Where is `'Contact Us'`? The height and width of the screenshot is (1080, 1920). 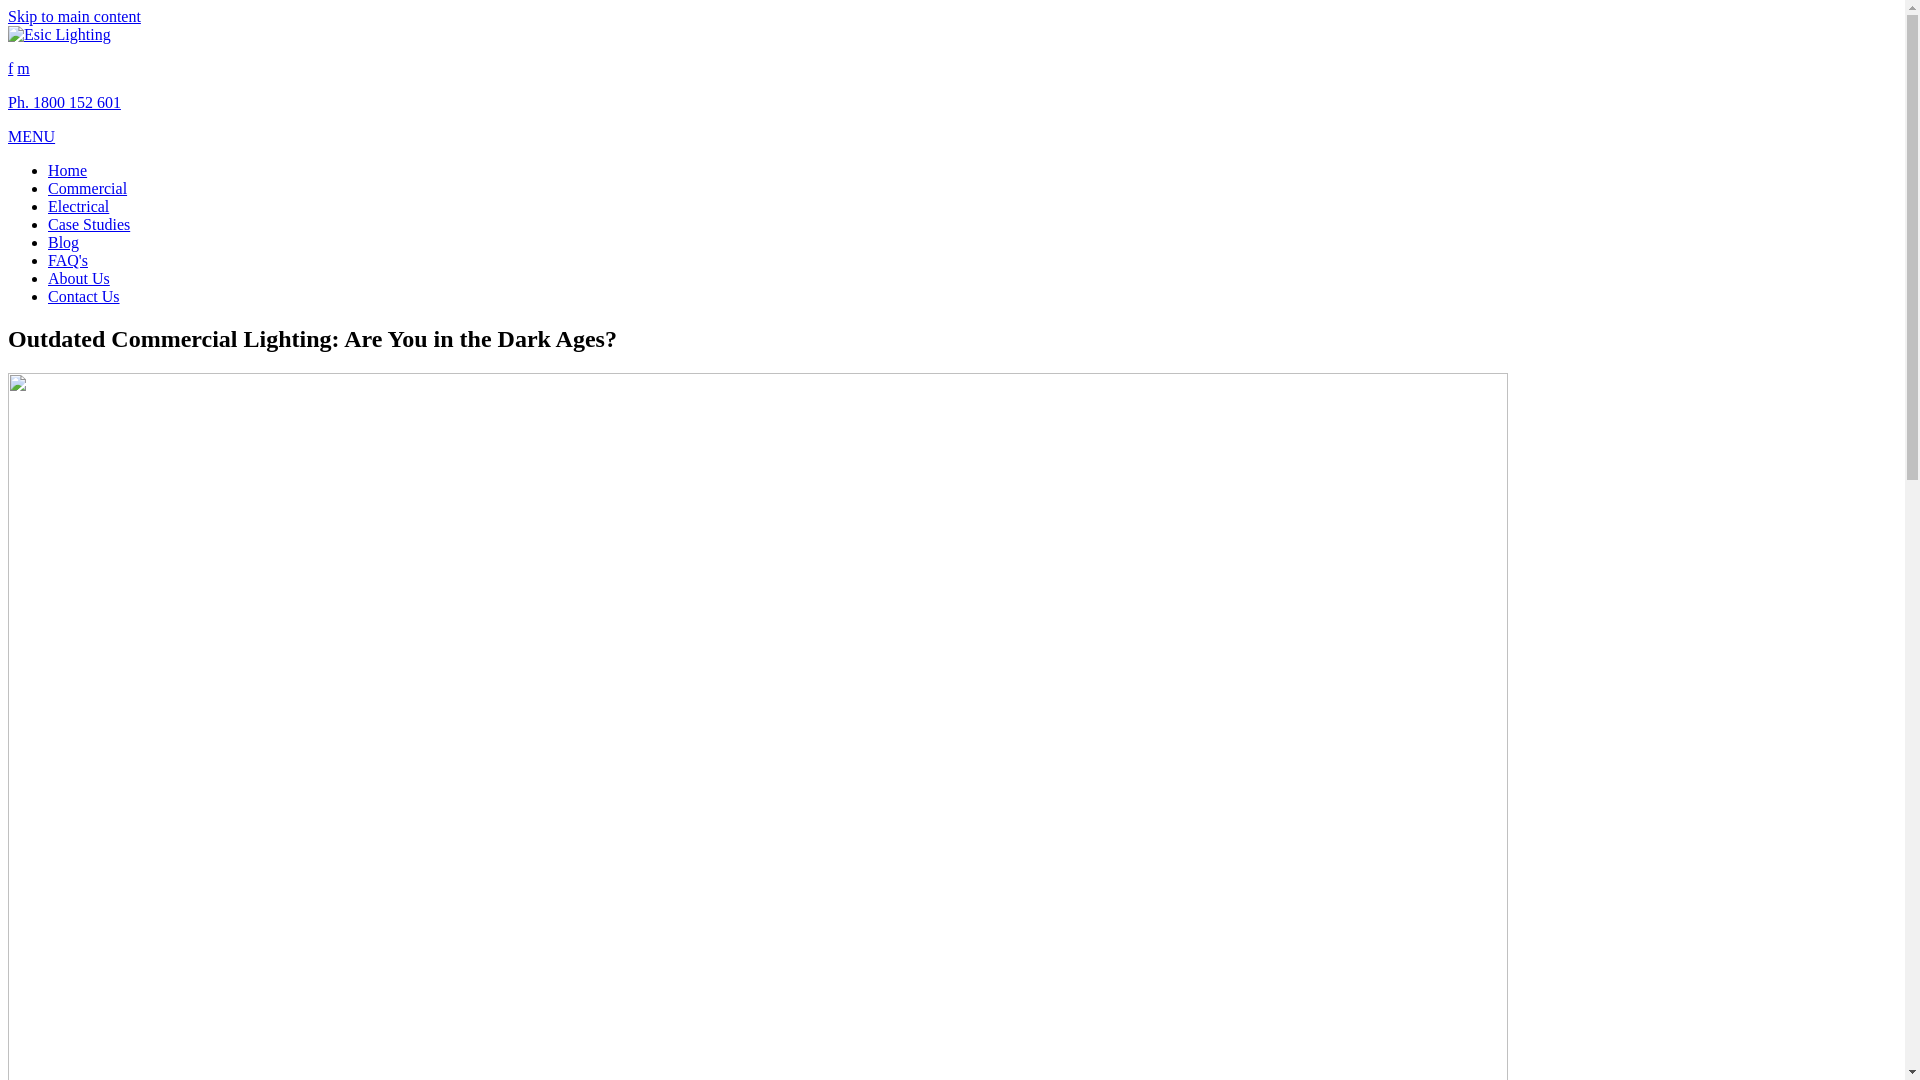 'Contact Us' is located at coordinates (82, 296).